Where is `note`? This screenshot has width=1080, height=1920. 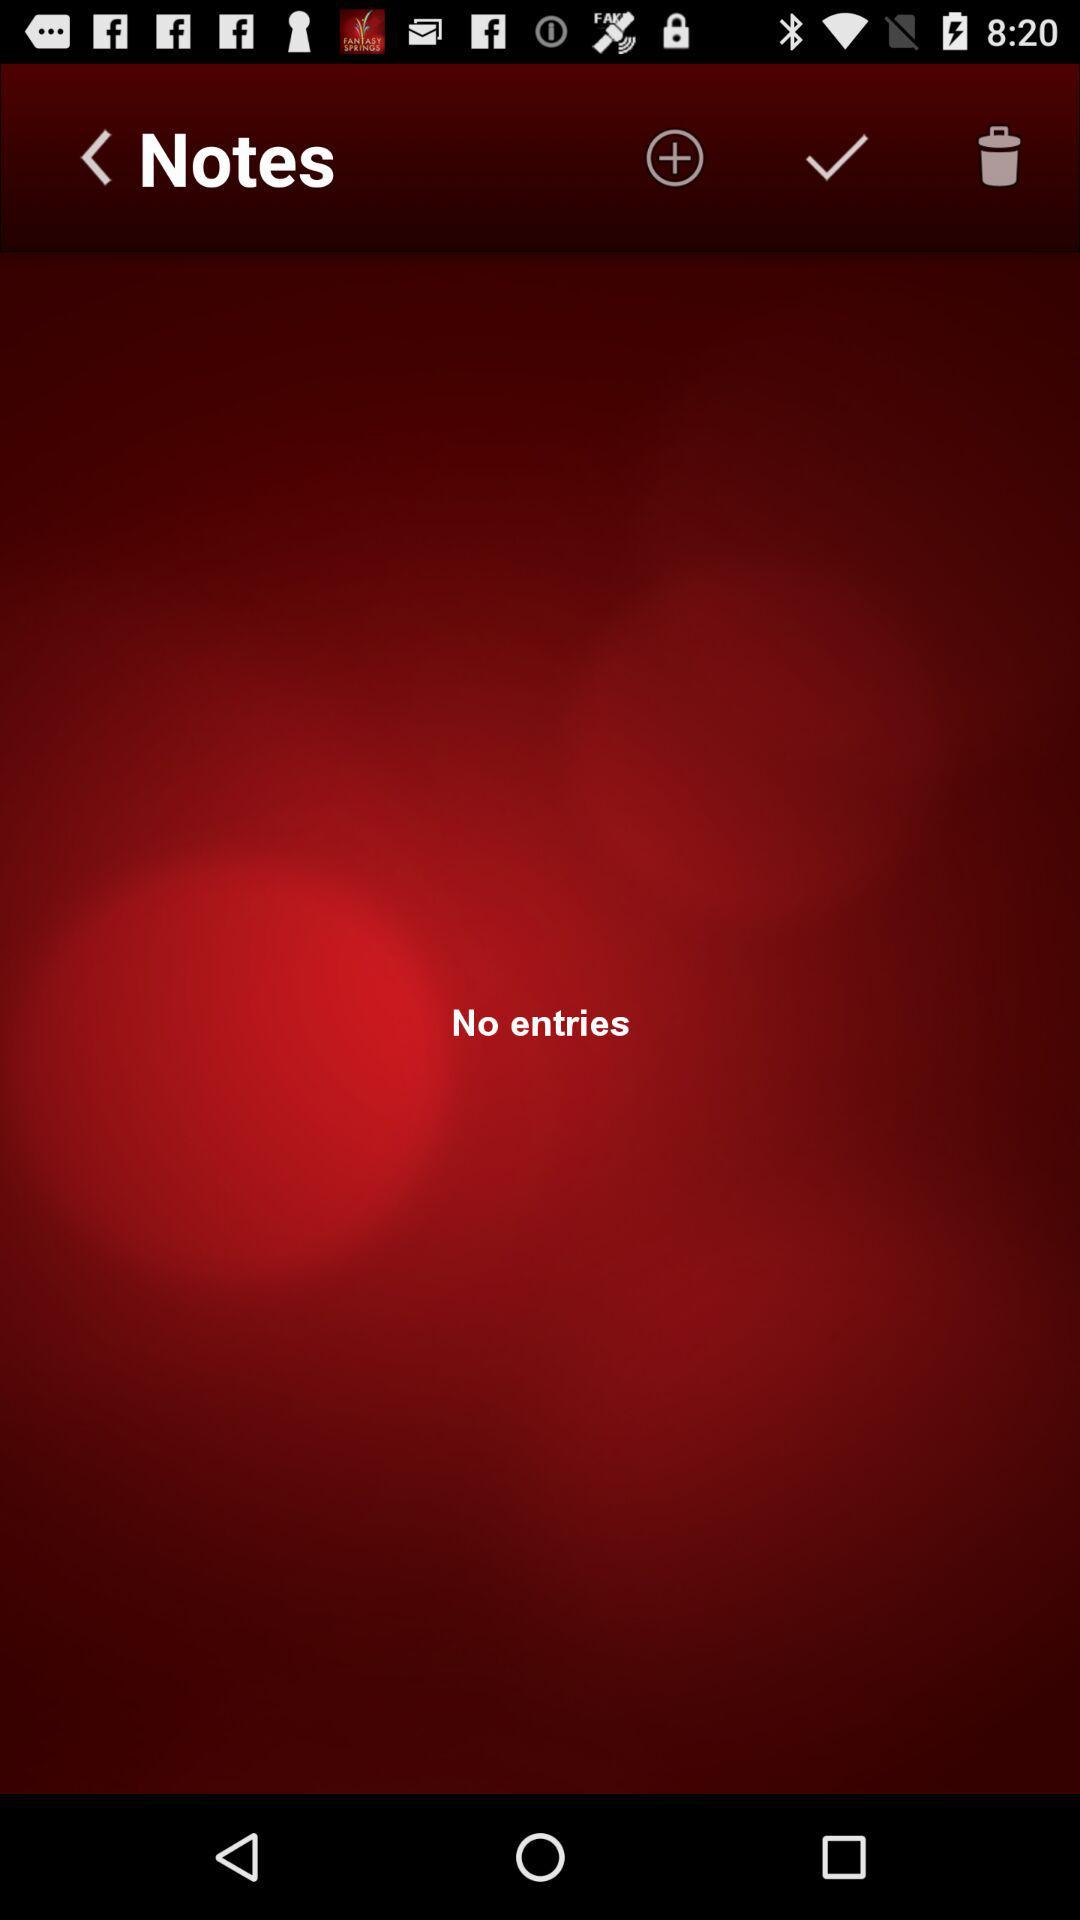 note is located at coordinates (837, 156).